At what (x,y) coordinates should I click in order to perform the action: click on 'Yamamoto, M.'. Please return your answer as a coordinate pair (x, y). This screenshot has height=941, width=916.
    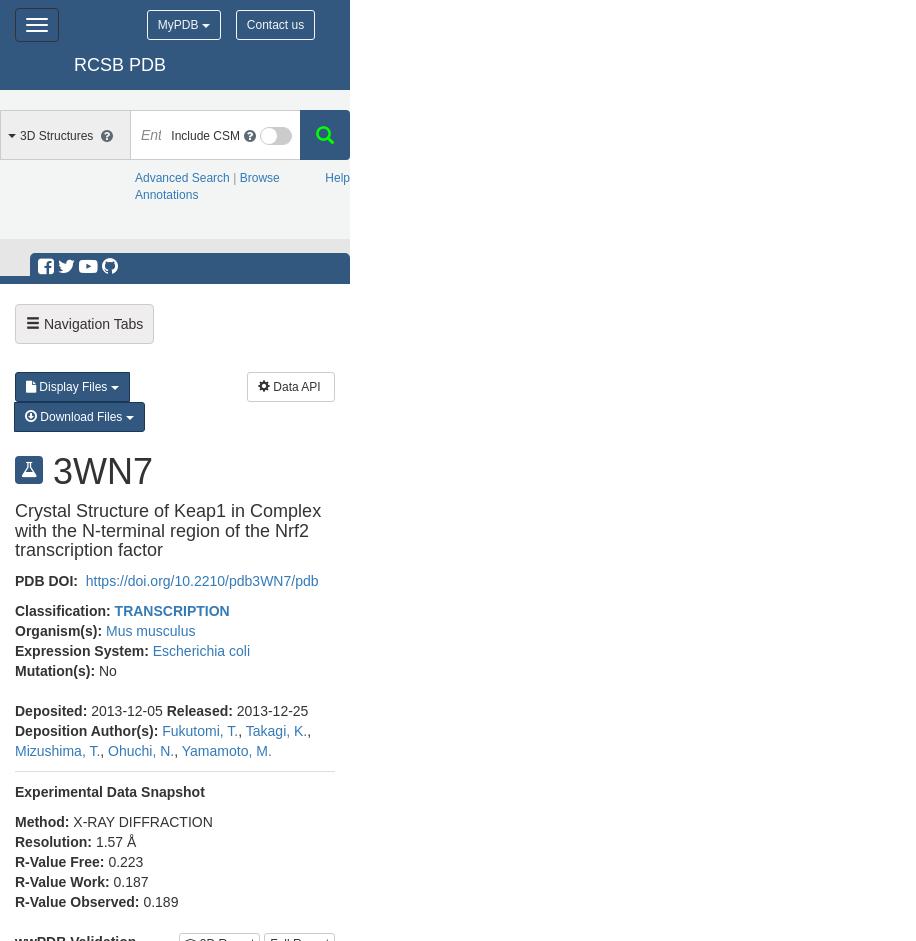
    Looking at the image, I should click on (180, 750).